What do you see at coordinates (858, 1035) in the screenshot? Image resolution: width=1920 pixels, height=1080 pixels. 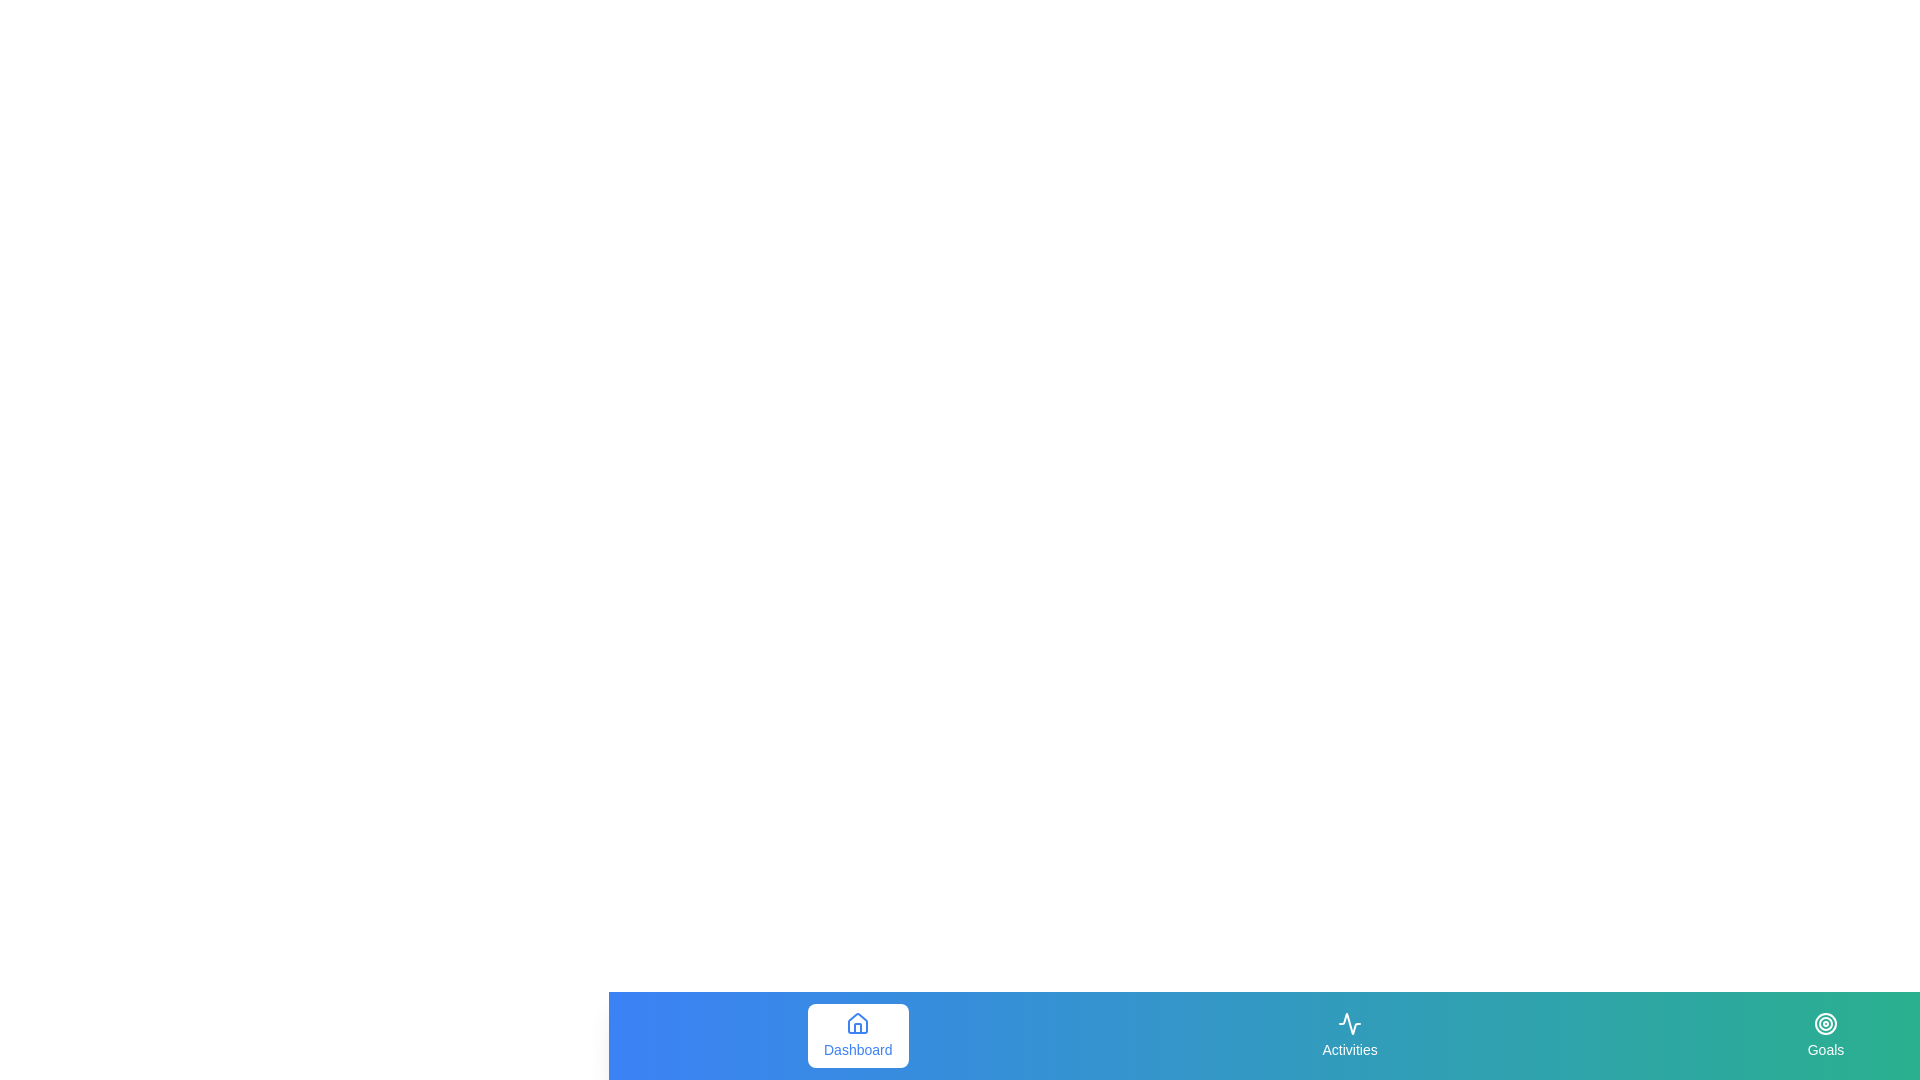 I see `the navigation tab labeled Dashboard` at bounding box center [858, 1035].